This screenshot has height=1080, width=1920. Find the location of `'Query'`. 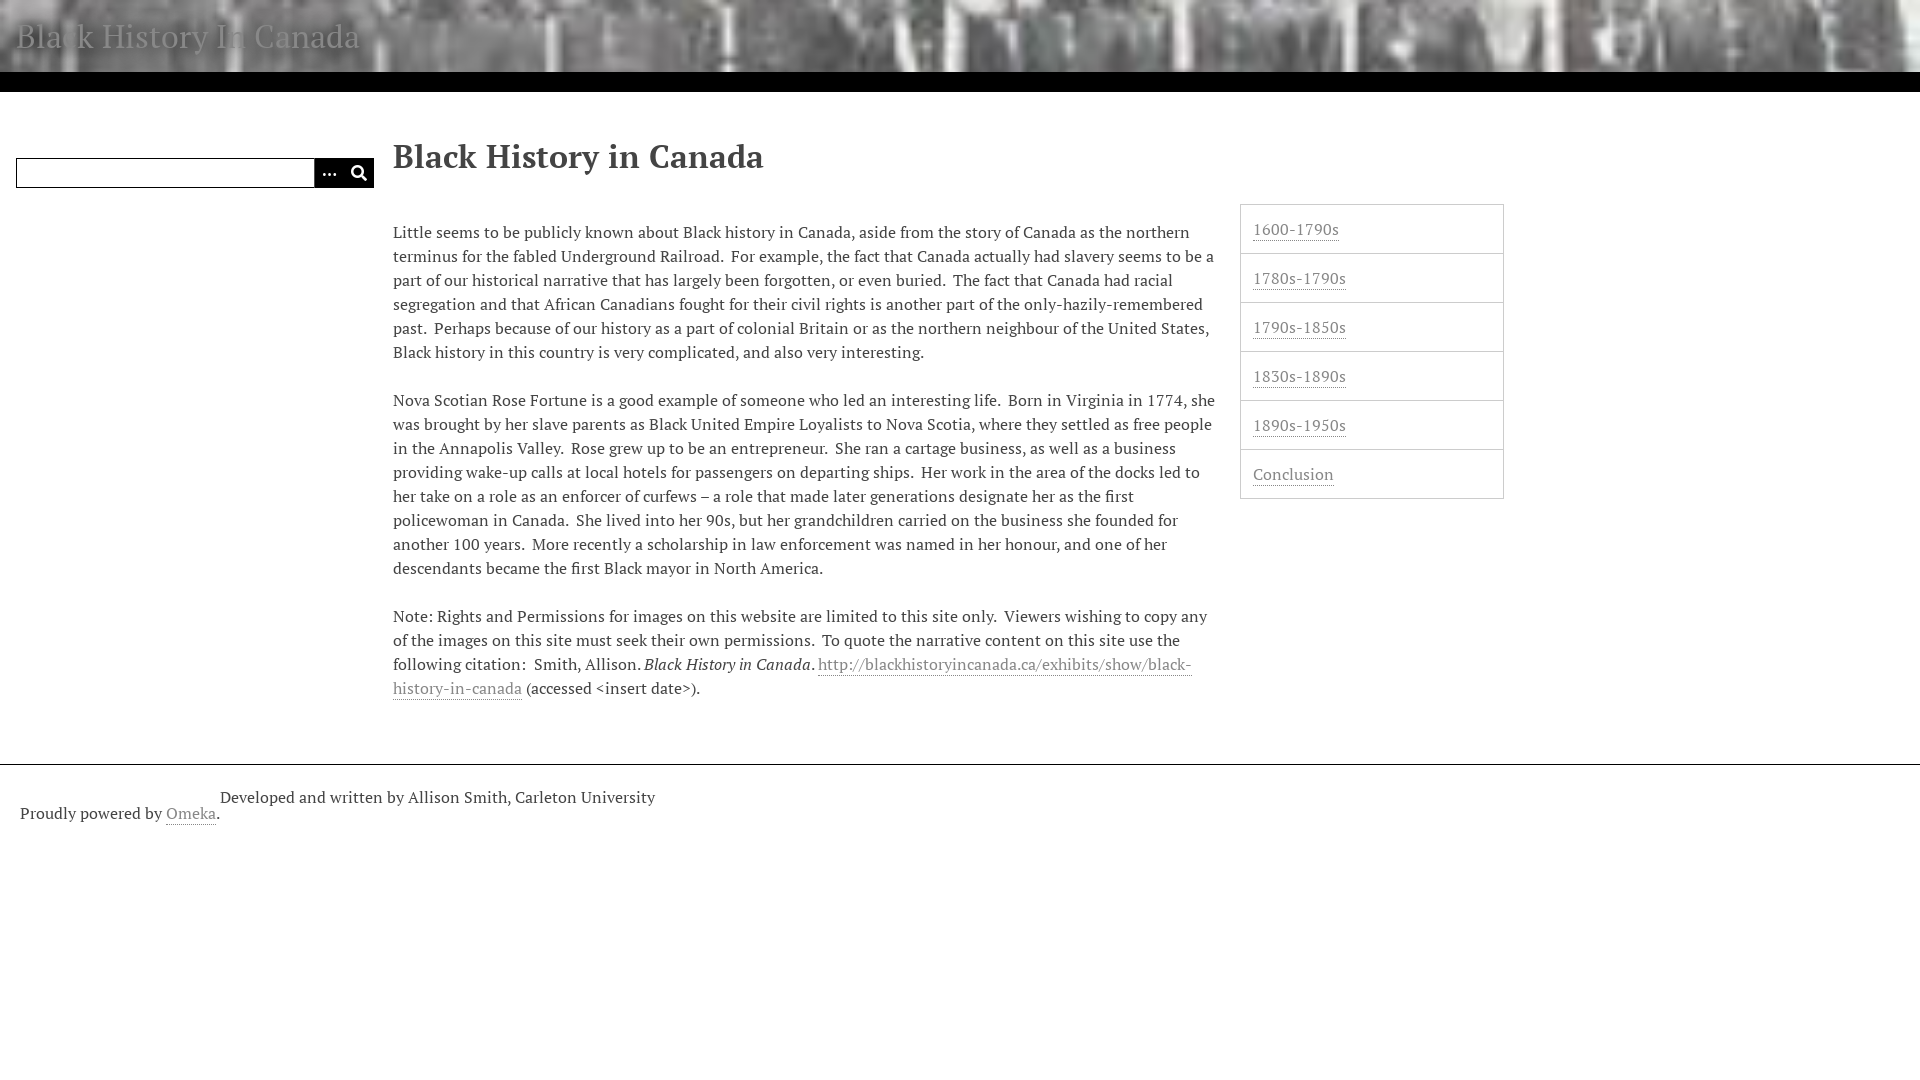

'Query' is located at coordinates (195, 172).